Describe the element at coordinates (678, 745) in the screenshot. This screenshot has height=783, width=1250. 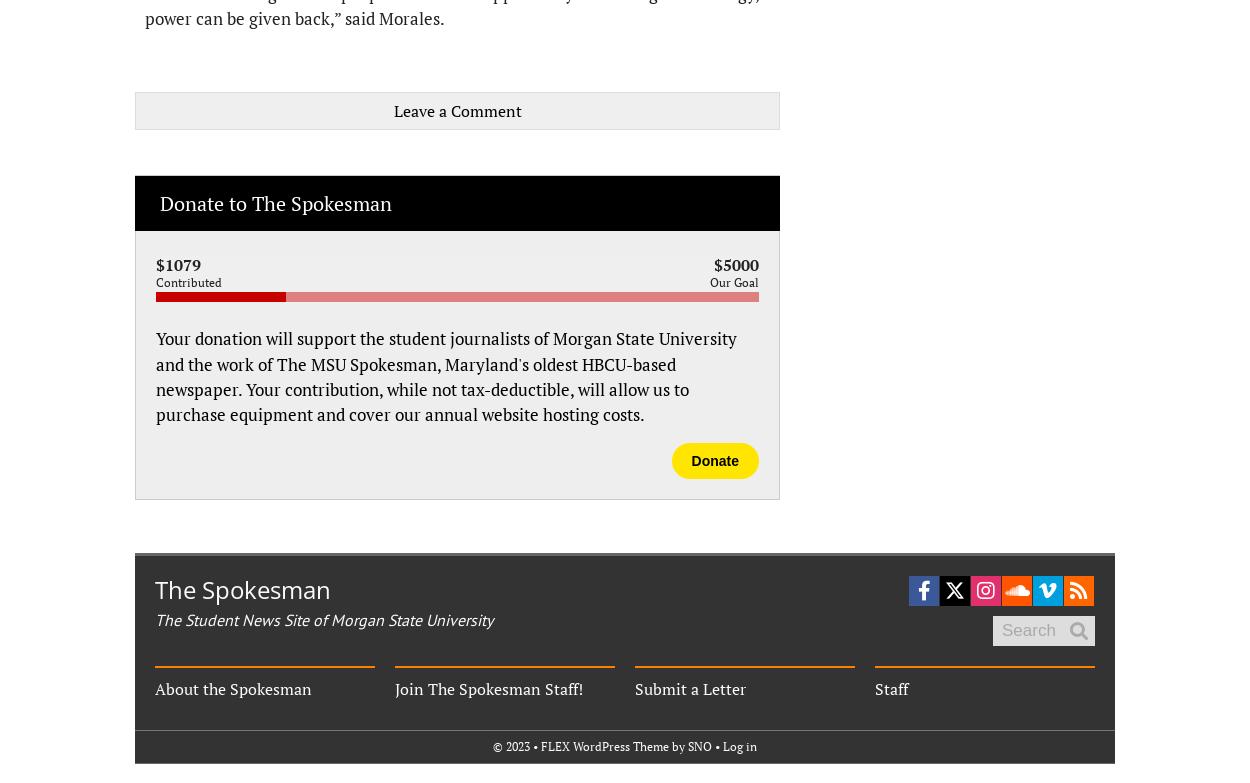
I see `'by'` at that location.